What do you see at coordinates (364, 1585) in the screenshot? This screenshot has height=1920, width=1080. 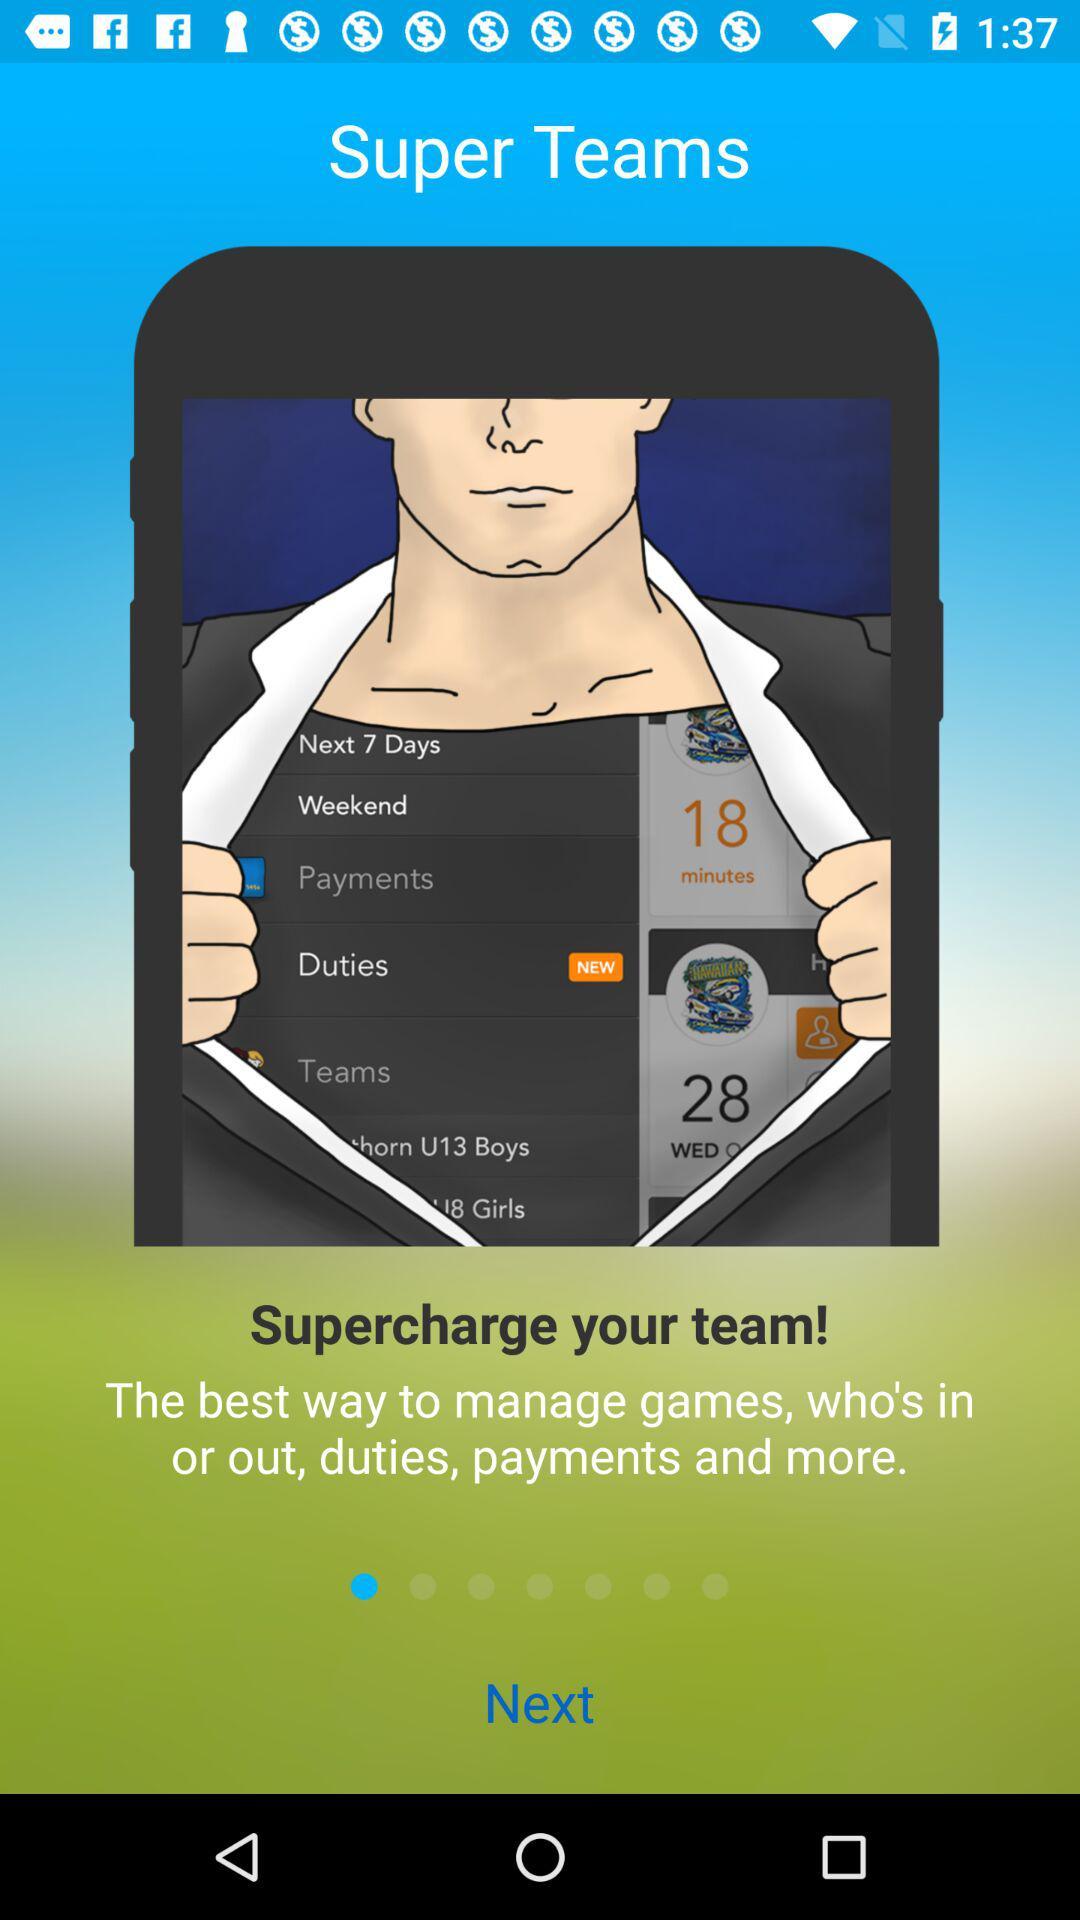 I see `the icon above the next` at bounding box center [364, 1585].